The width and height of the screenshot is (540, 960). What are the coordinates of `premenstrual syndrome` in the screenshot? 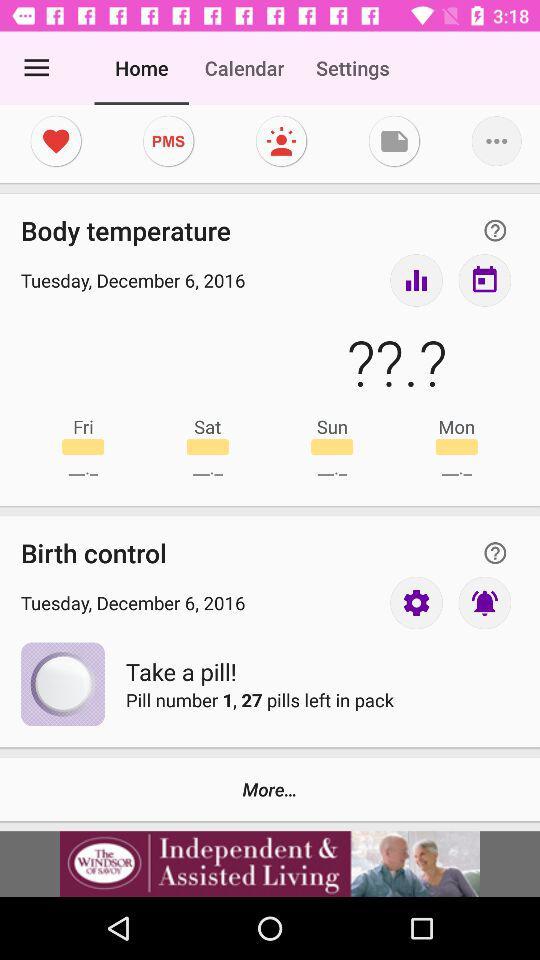 It's located at (167, 140).